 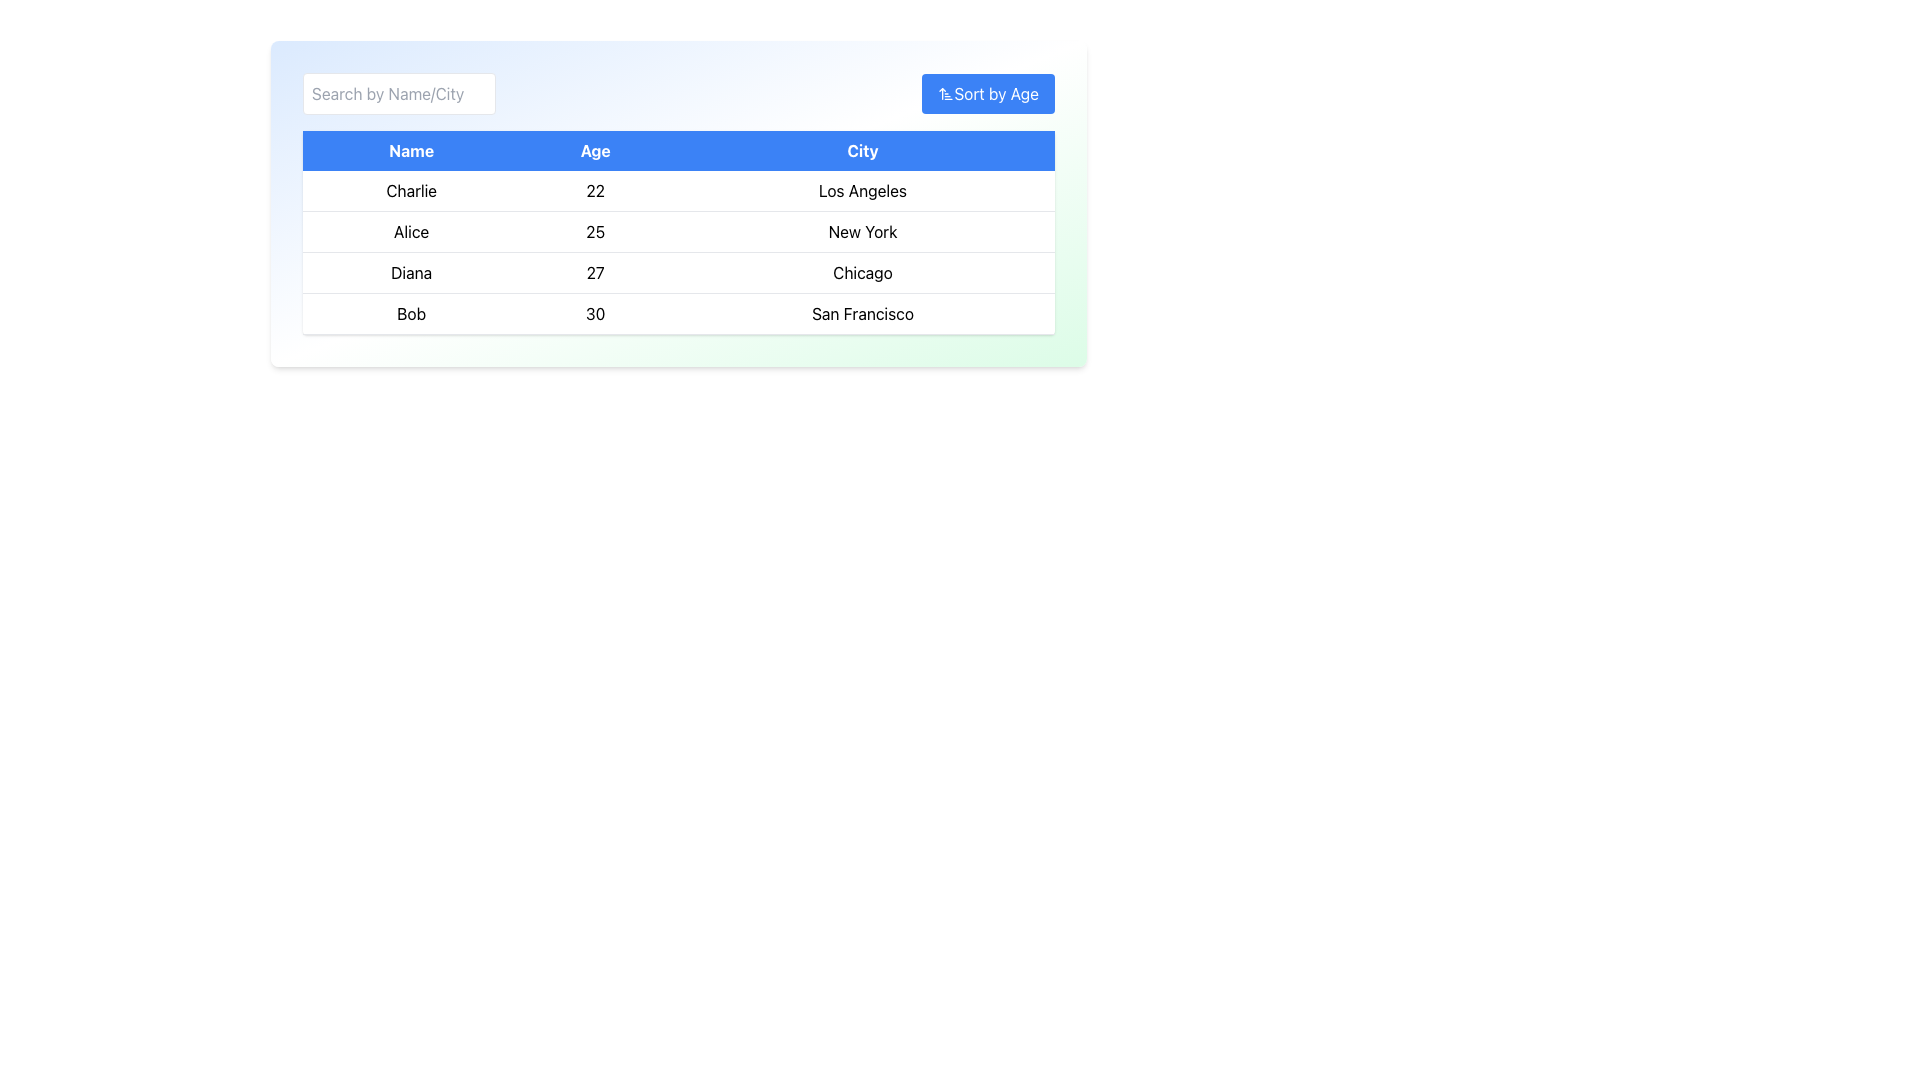 I want to click on the sorting icon located to the left of the 'Sort by Age' button in the top-right corner of the interface, so click(x=944, y=93).